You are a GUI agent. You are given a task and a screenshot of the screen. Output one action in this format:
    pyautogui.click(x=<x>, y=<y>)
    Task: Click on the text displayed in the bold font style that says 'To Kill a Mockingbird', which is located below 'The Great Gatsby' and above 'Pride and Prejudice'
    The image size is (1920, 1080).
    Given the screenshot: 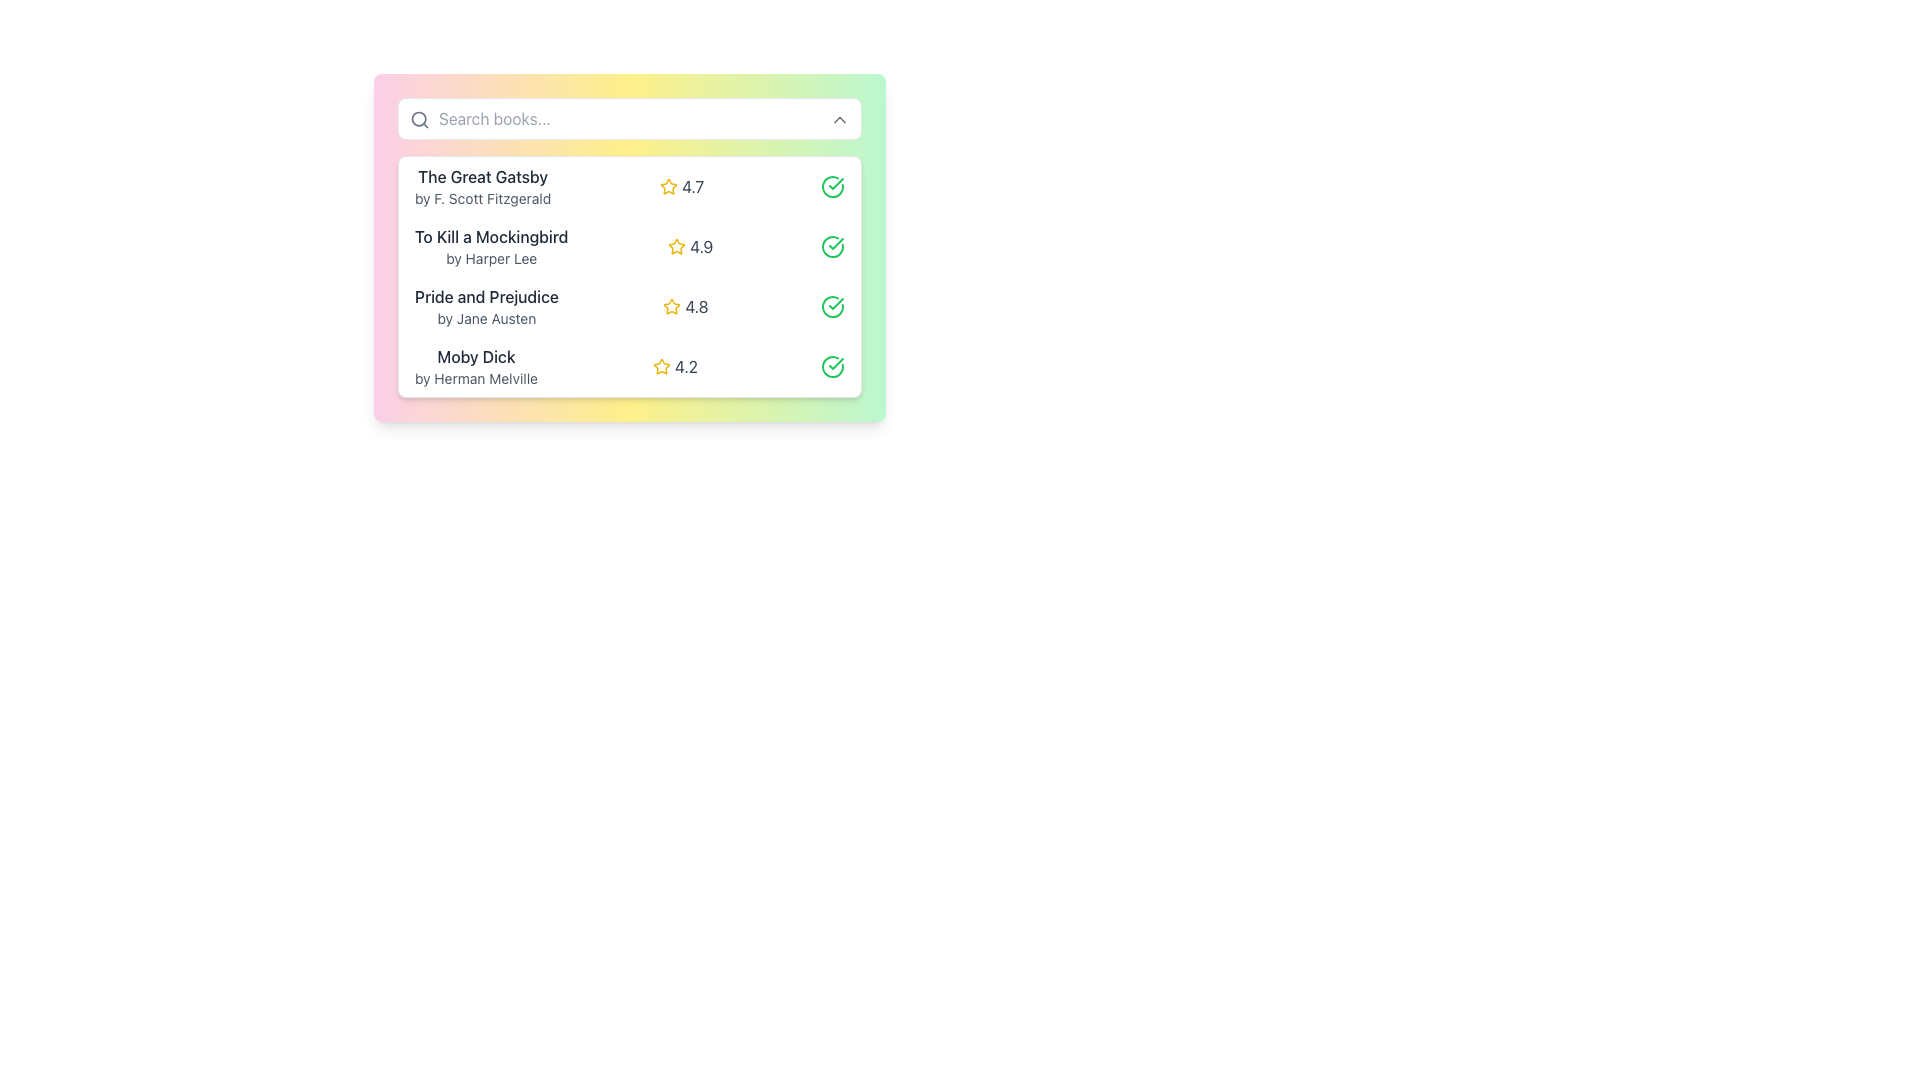 What is the action you would take?
    pyautogui.click(x=491, y=235)
    